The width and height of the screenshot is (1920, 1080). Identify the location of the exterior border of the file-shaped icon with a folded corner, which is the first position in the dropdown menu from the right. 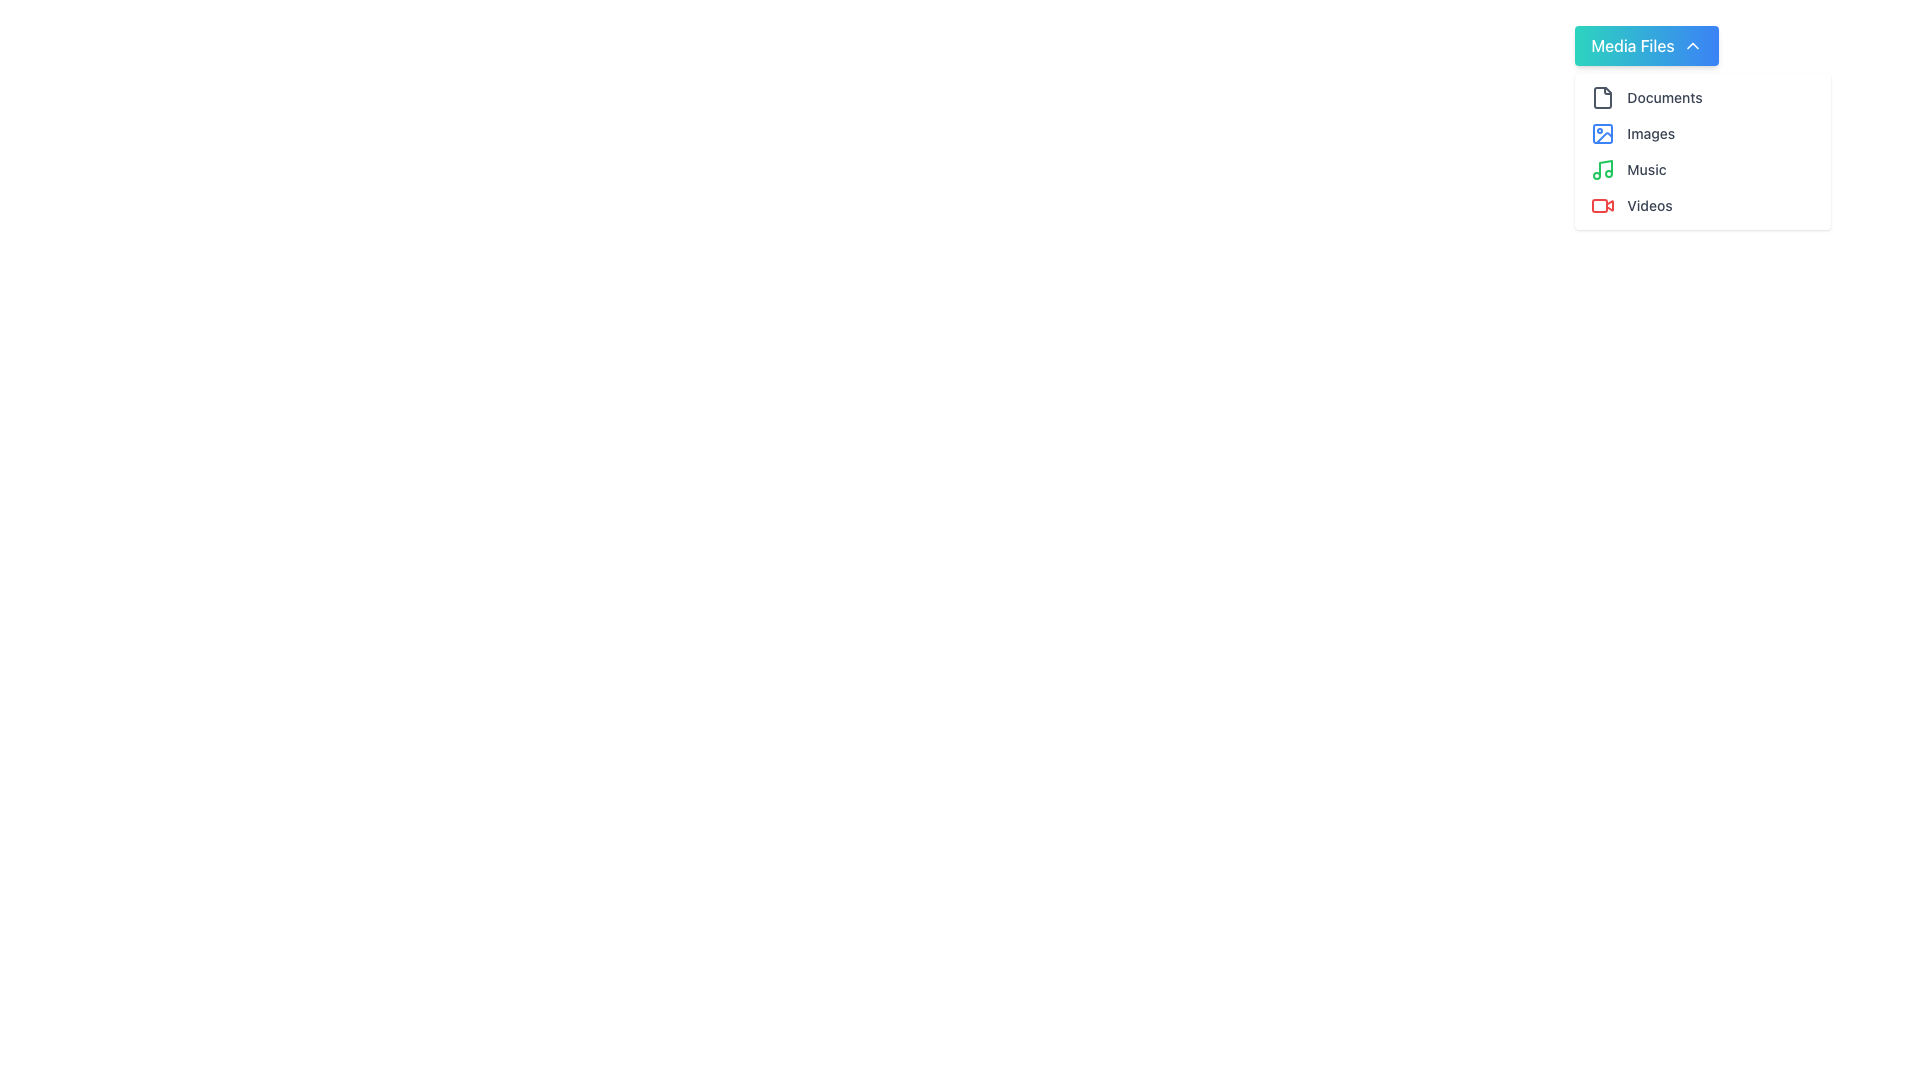
(1603, 97).